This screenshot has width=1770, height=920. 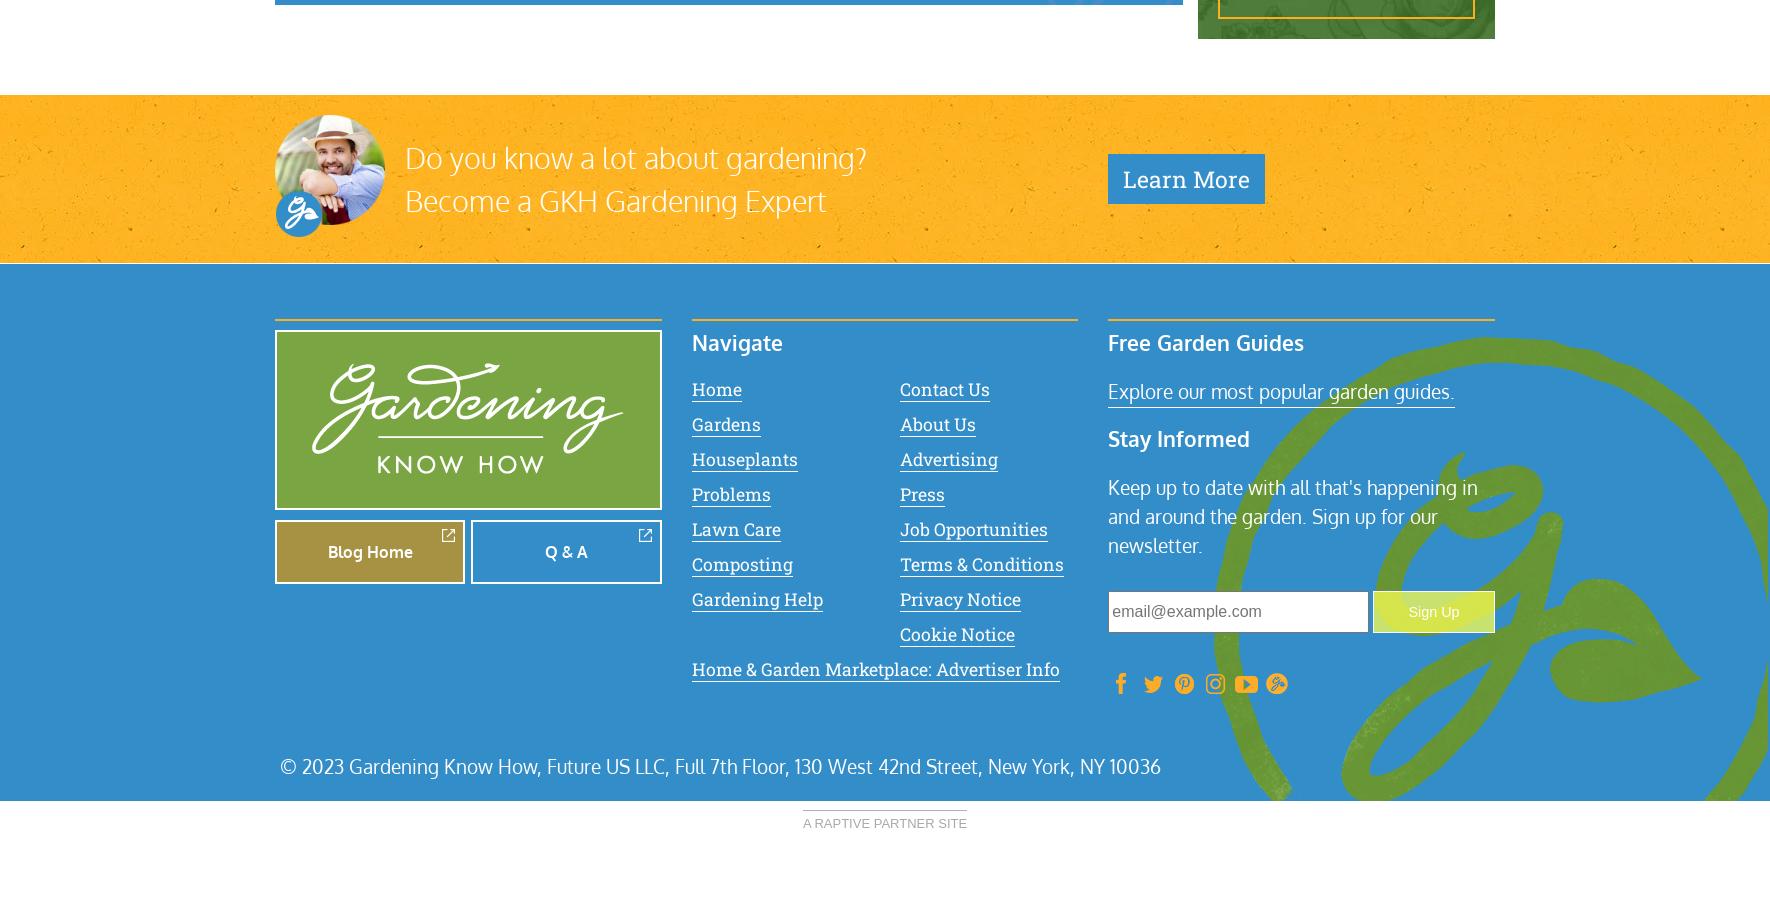 What do you see at coordinates (756, 597) in the screenshot?
I see `'Gardening Help'` at bounding box center [756, 597].